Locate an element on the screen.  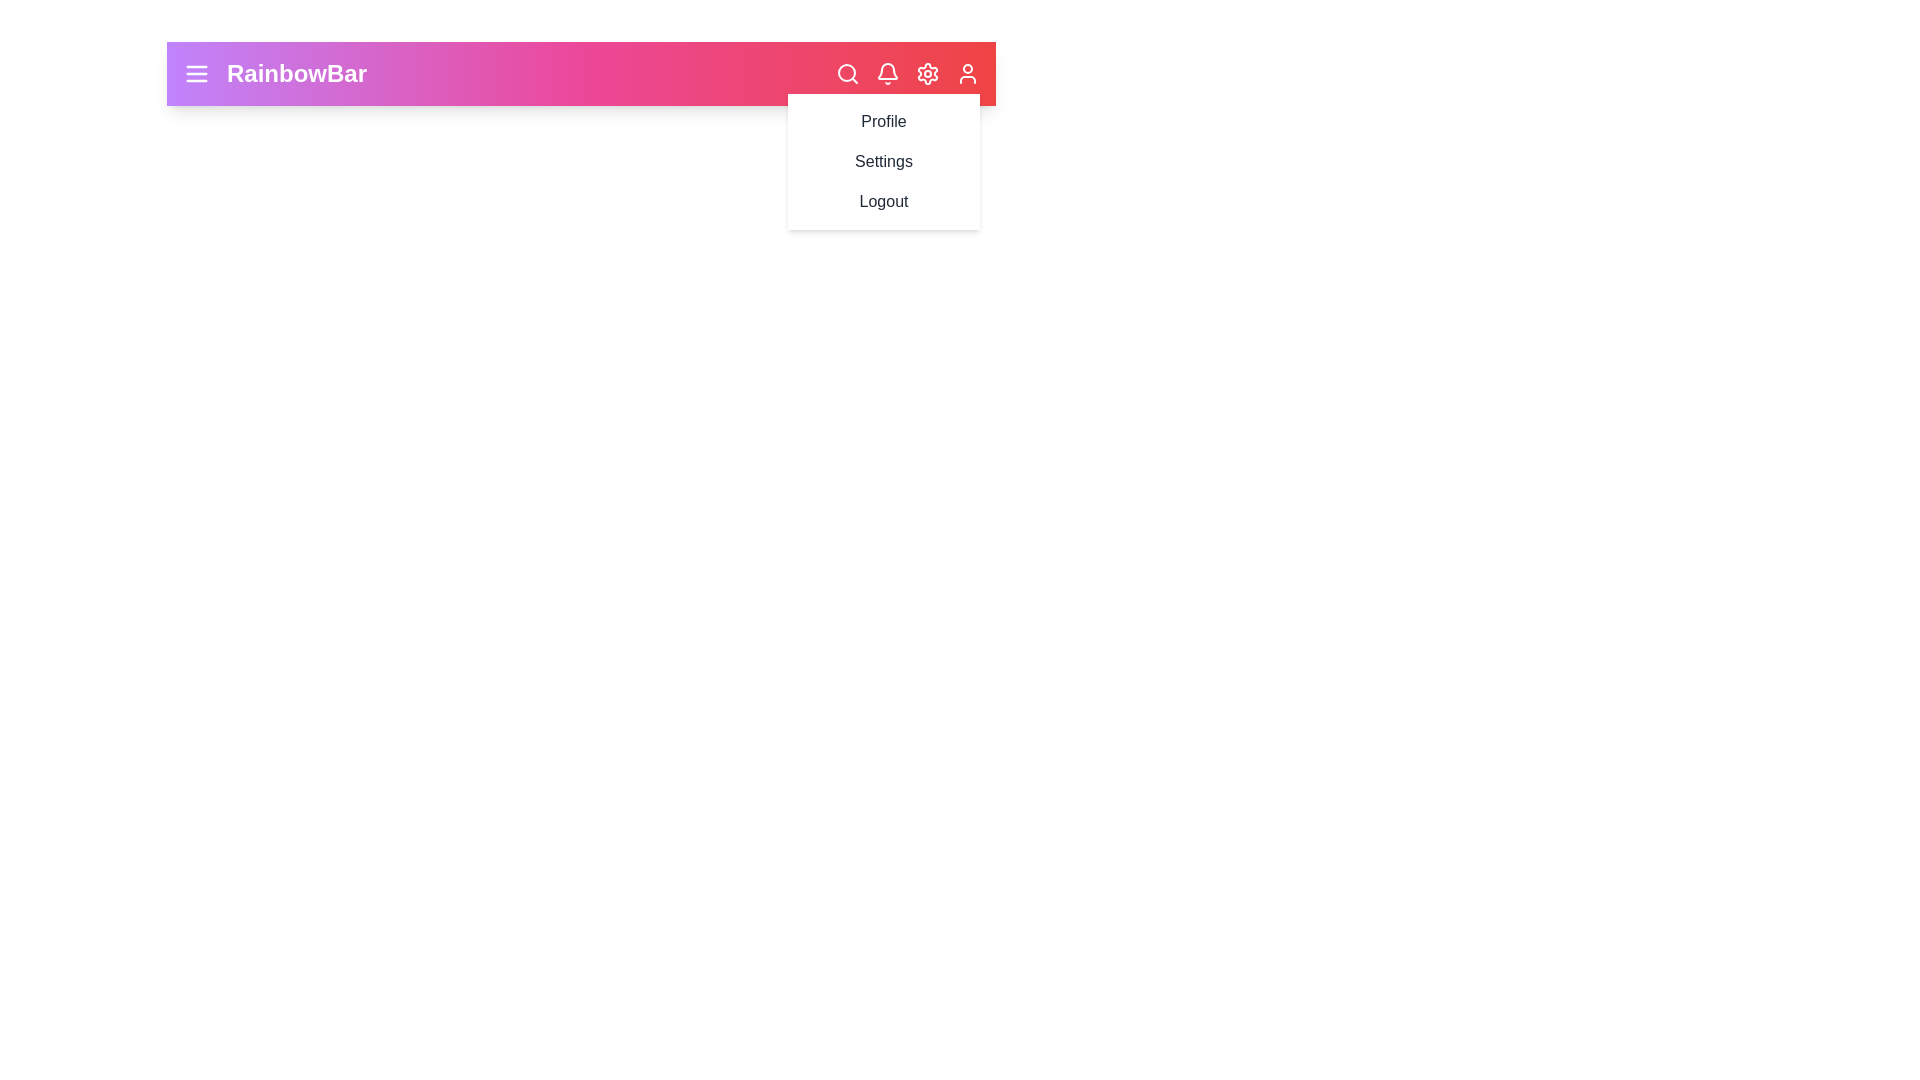
the 'Logout' option in the user menu is located at coordinates (882, 201).